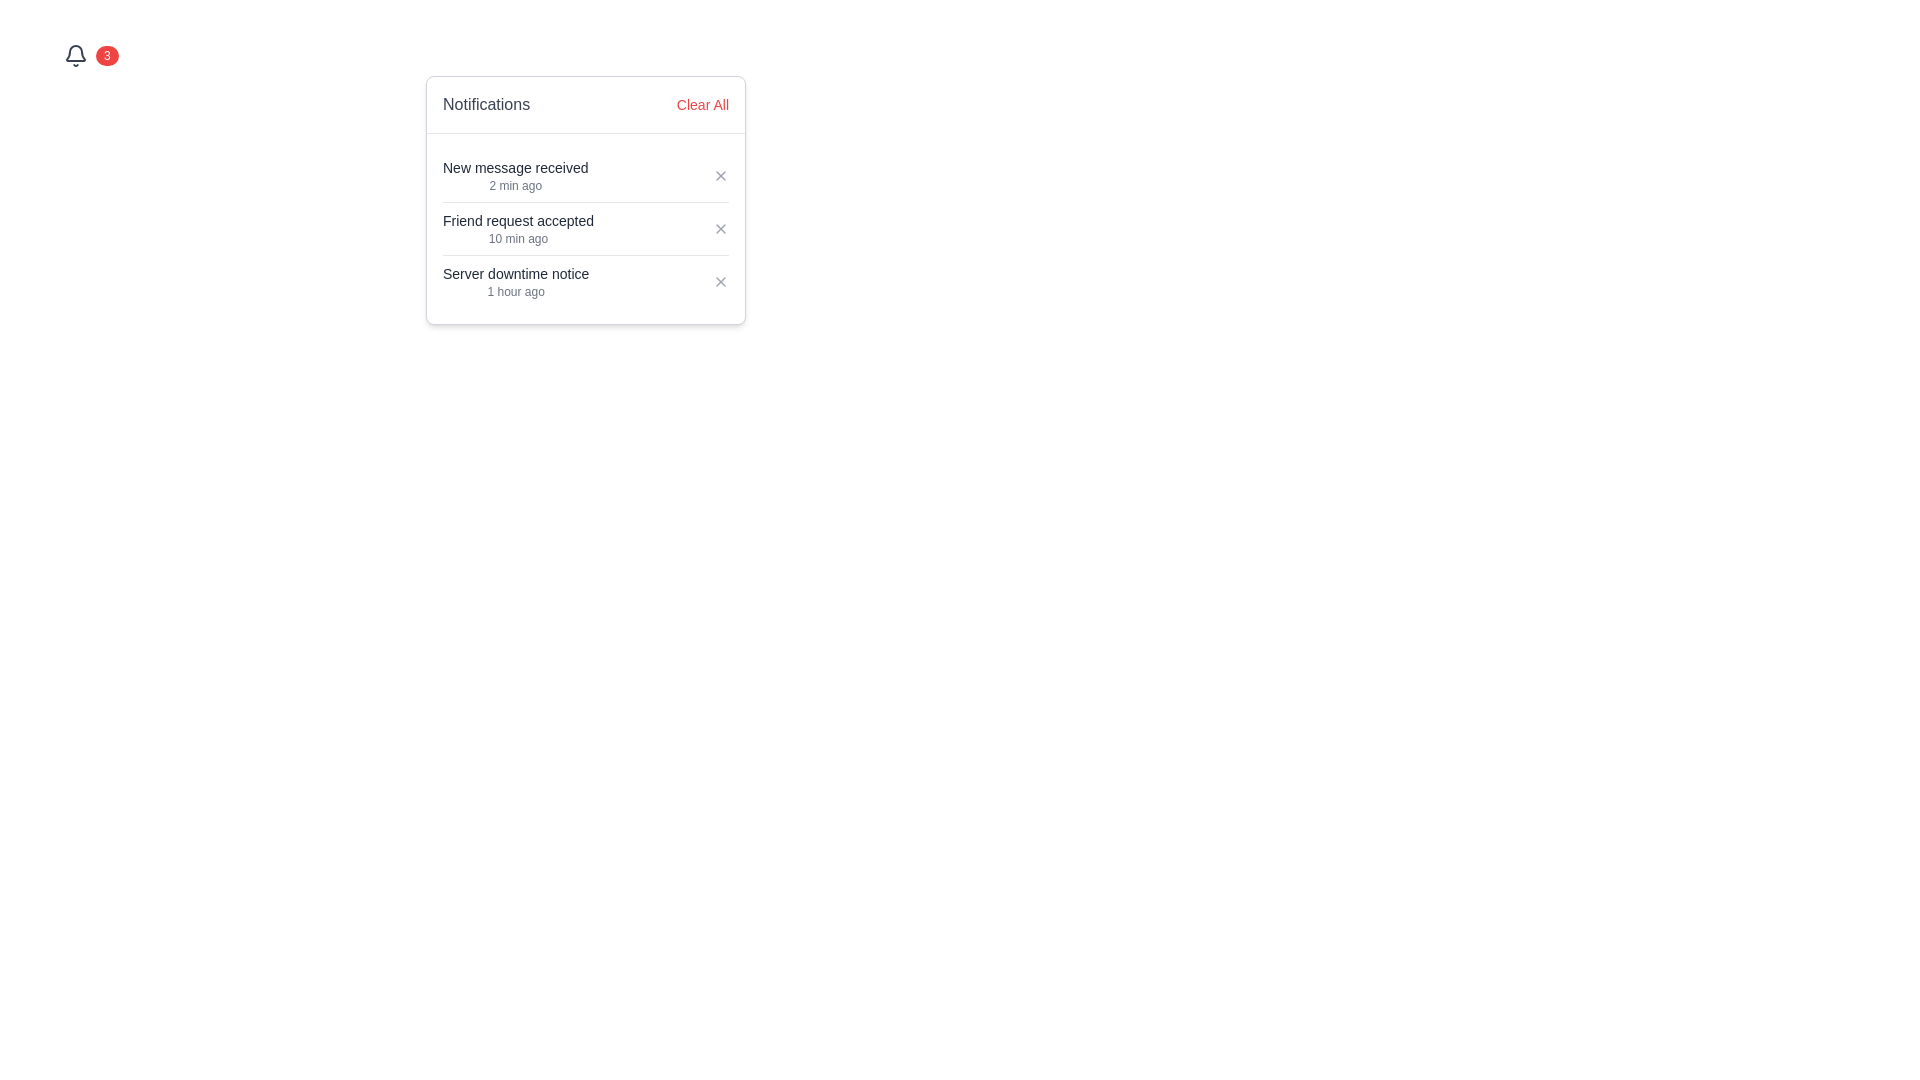  What do you see at coordinates (516, 292) in the screenshot?
I see `the Text Label that contains the text '1 hour ago', located at the bottom-right section of the notification panel under the title 'Server downtime notice'` at bounding box center [516, 292].